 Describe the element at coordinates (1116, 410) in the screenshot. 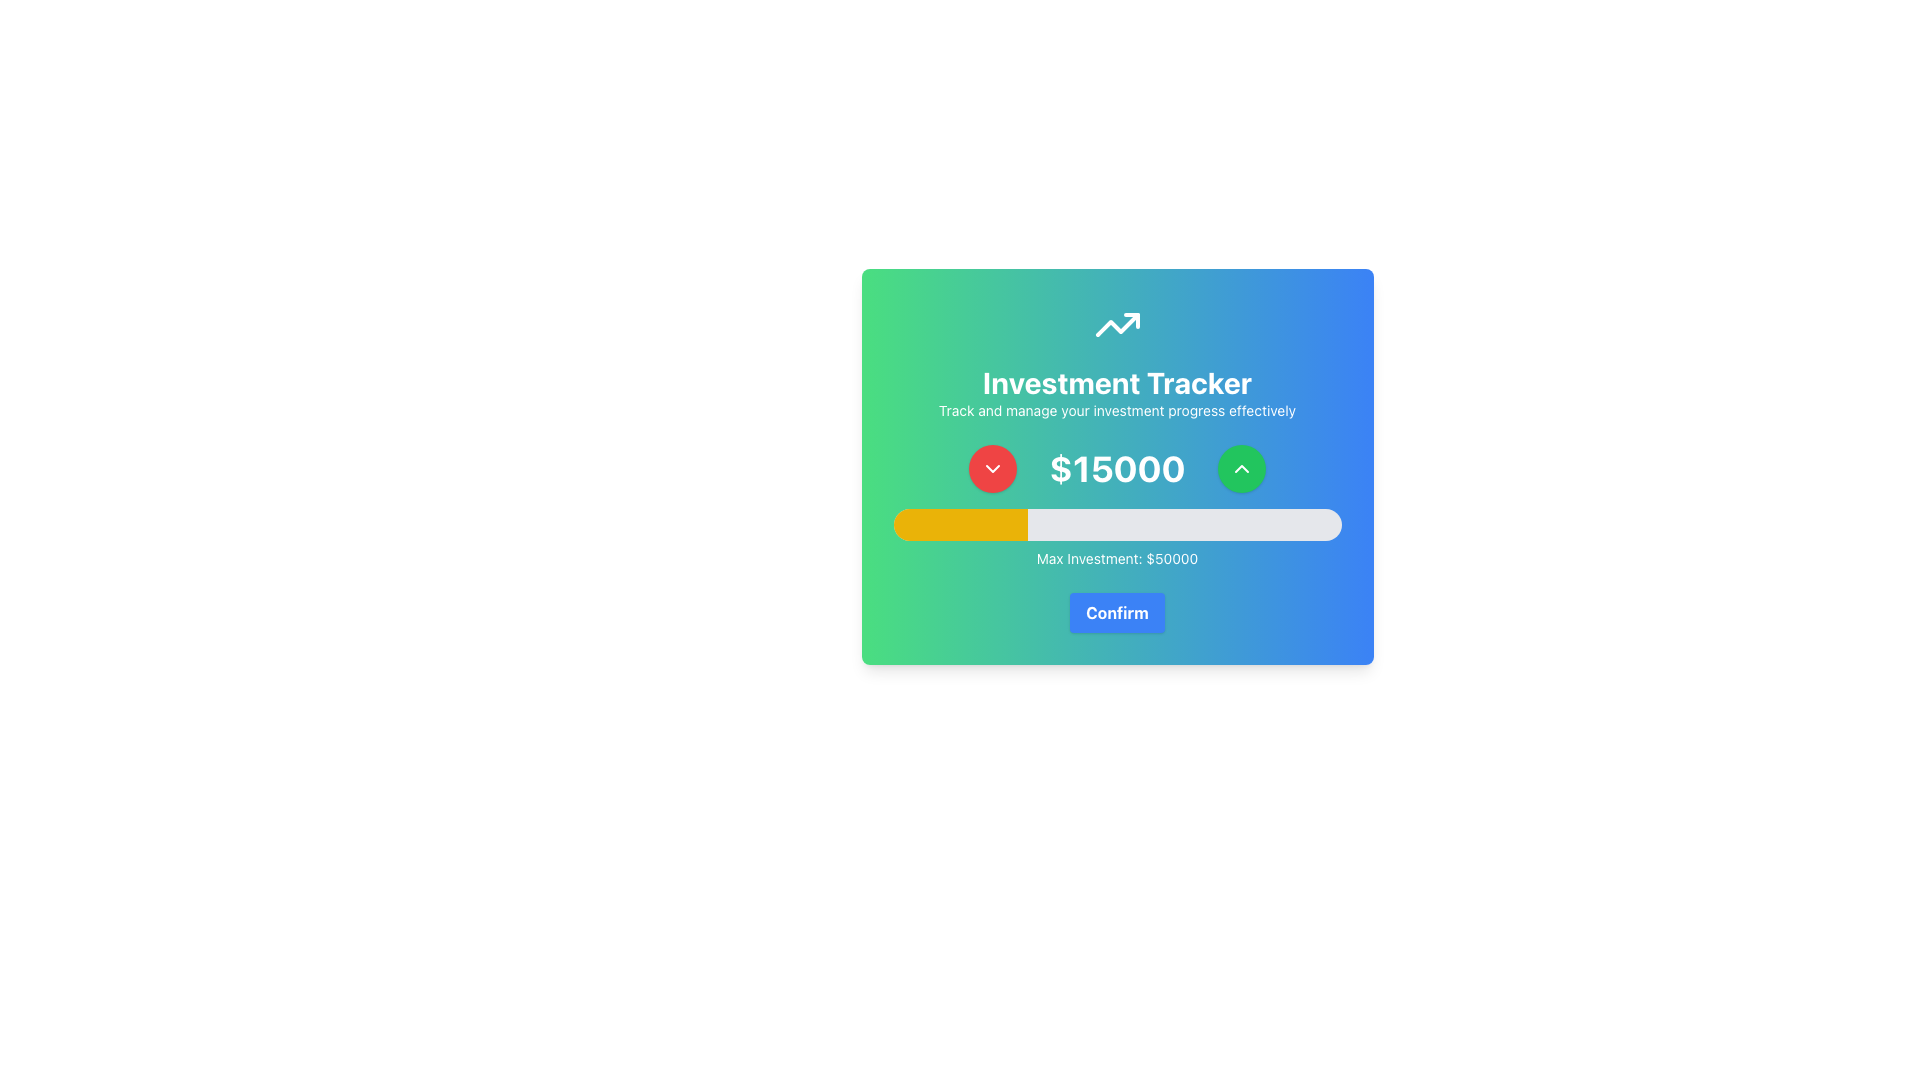

I see `supporting text label located directly underneath the 'Investment Tracker' title, which explains its functionality or purpose` at that location.